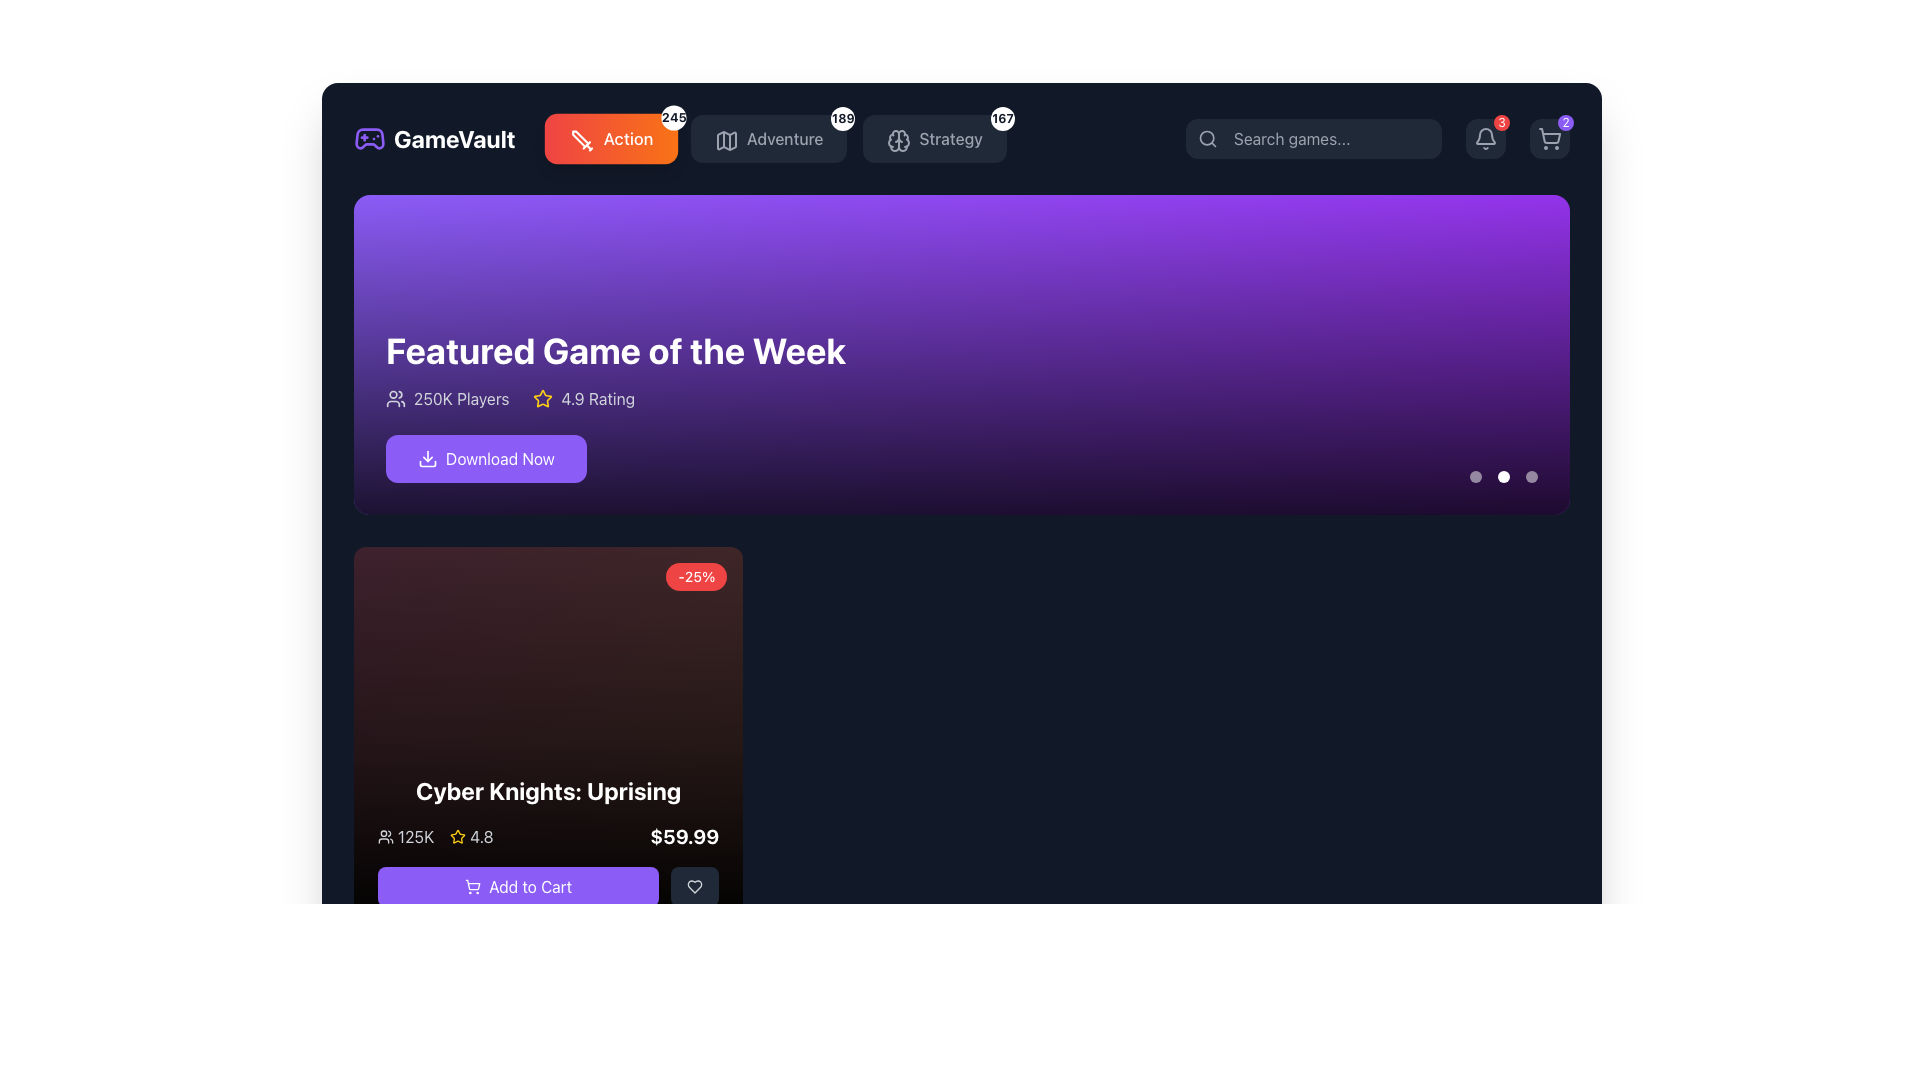  I want to click on the star-shaped icon styled in bright yellow with a black outline, located to the left of the numeric rating '4.8' for the item 'Cyber Knights: Uprising', so click(457, 837).